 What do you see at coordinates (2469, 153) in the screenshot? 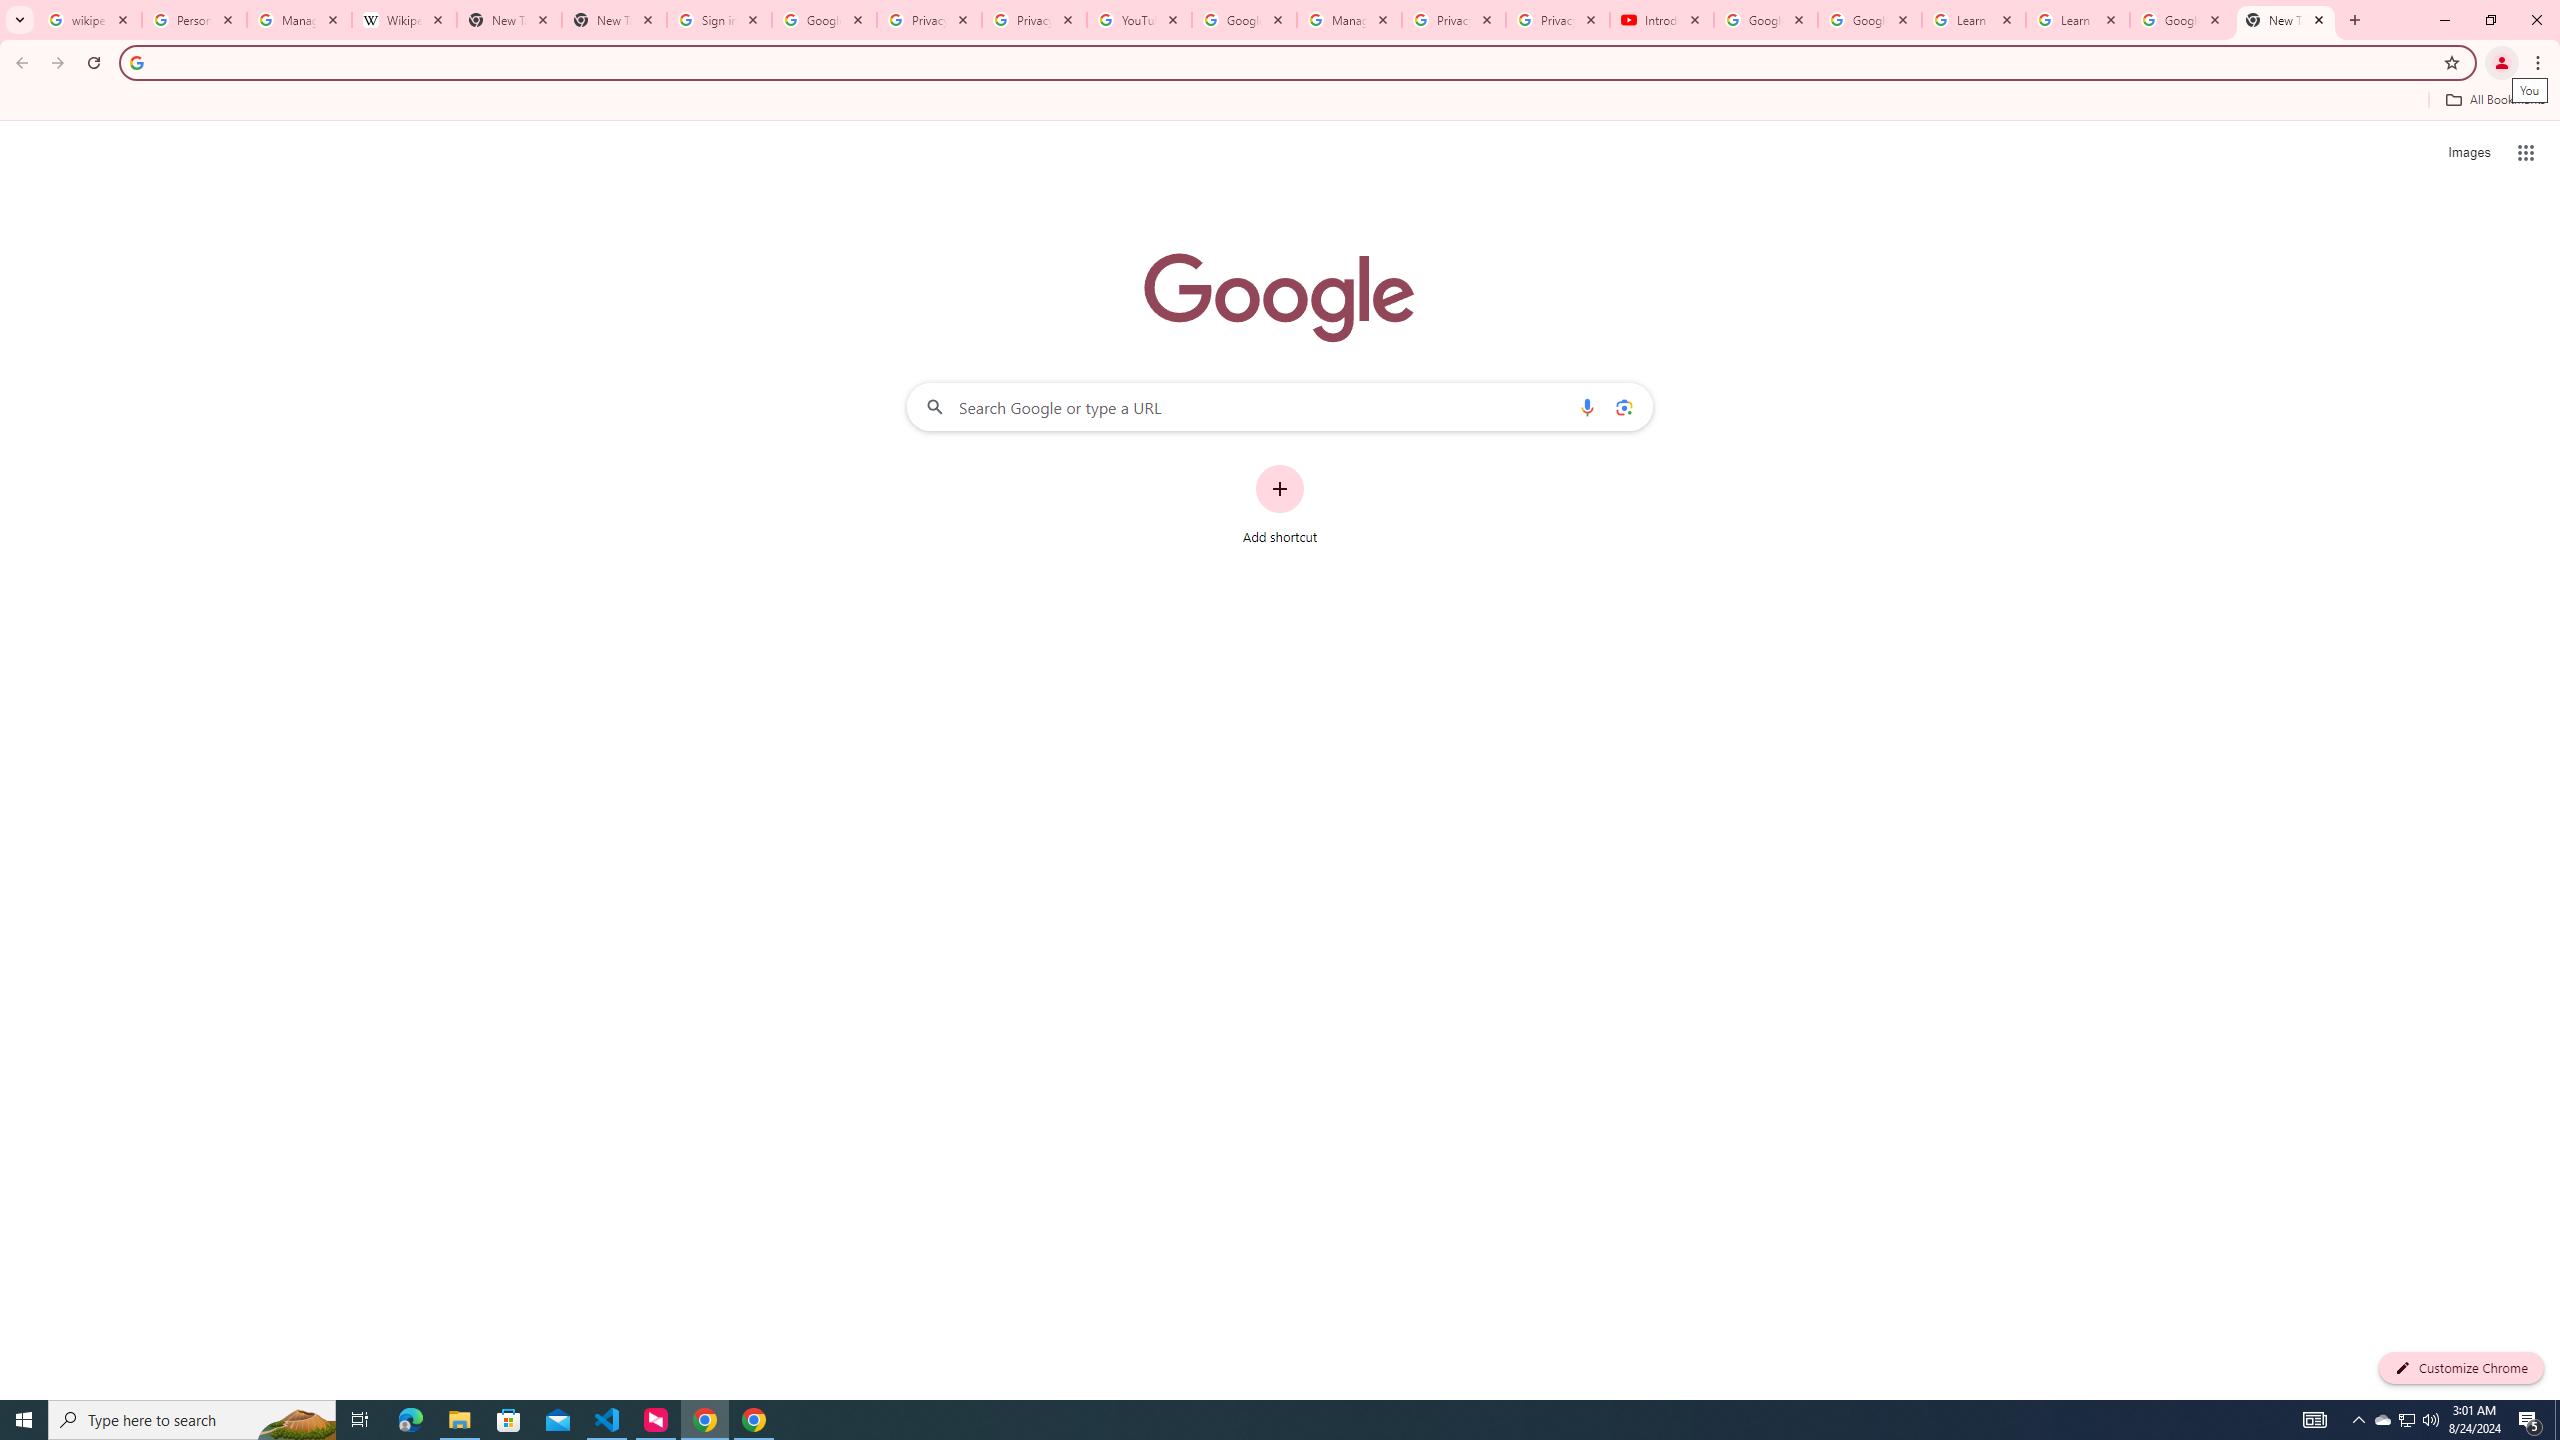
I see `'Search for Images '` at bounding box center [2469, 153].